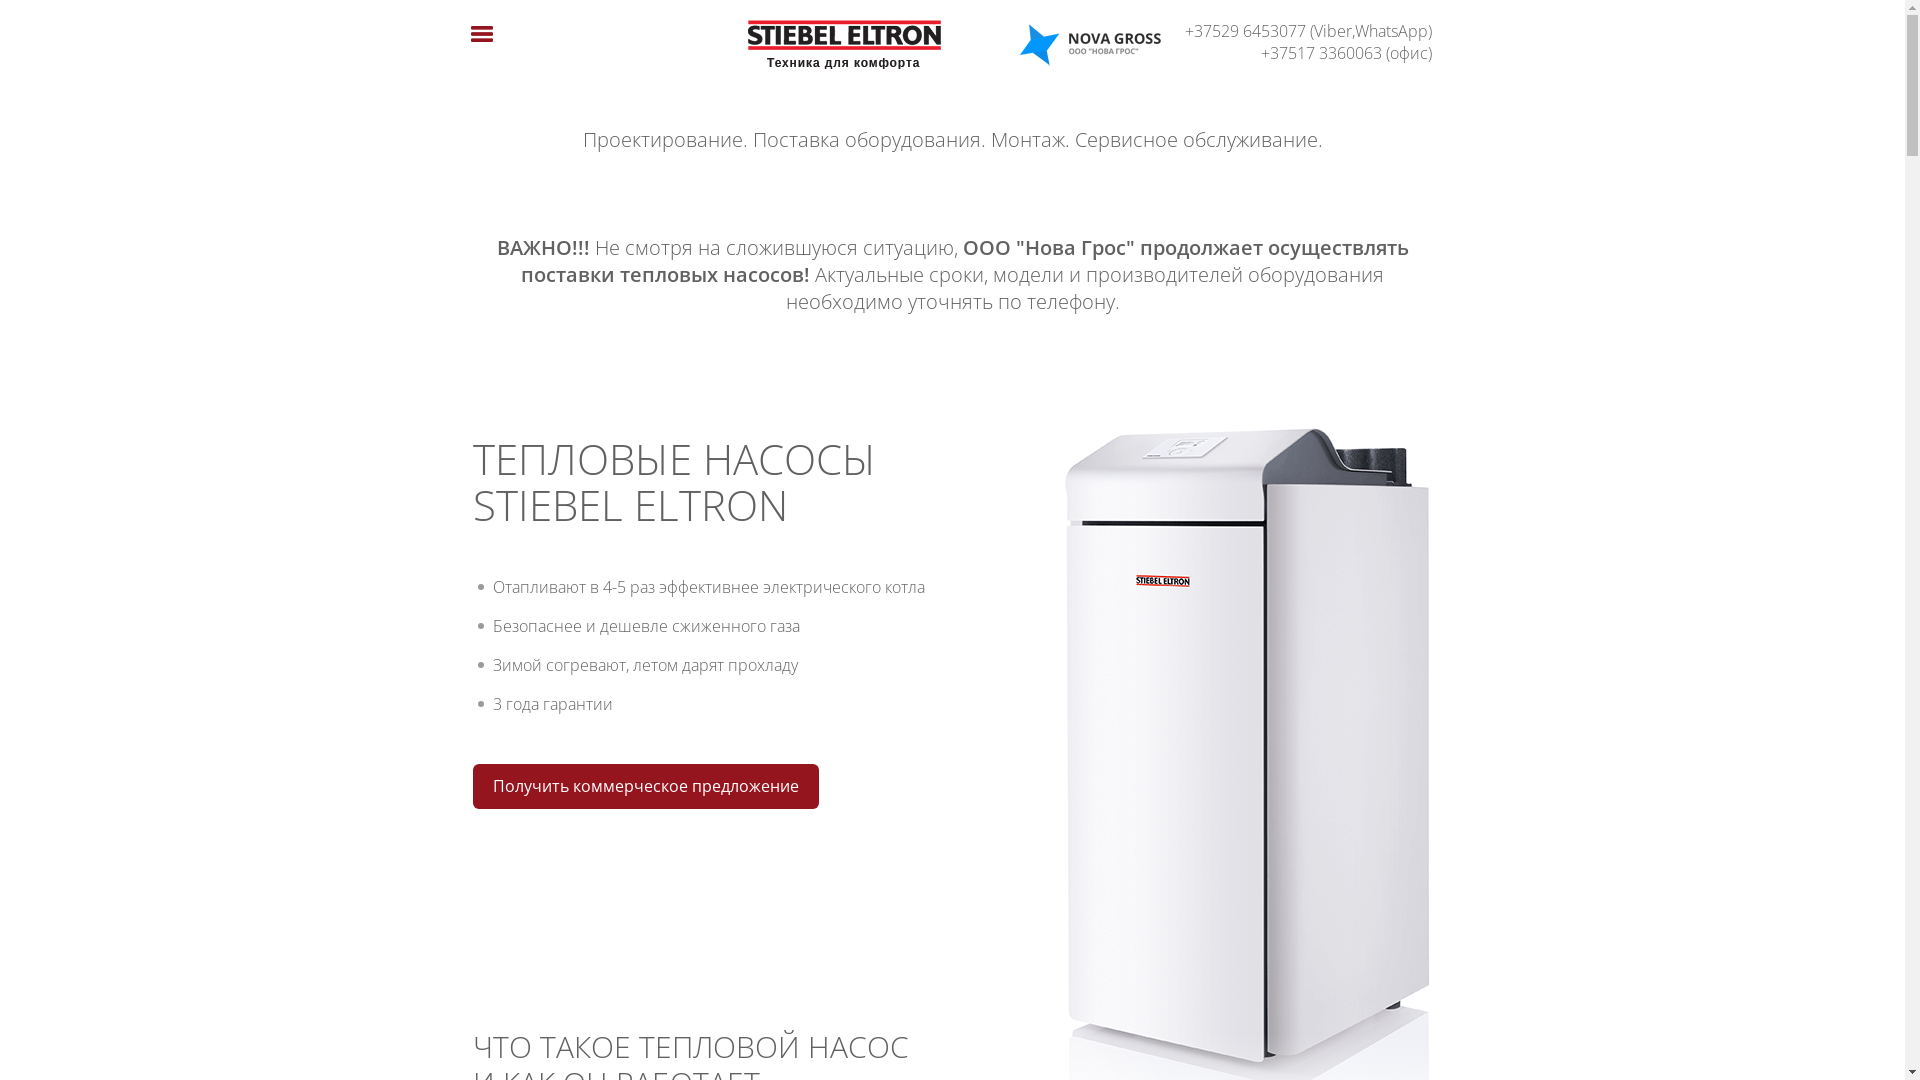 This screenshot has height=1080, width=1920. What do you see at coordinates (1298, 30) in the screenshot?
I see `'+37529 6453077 (Viber,WhatsApp)'` at bounding box center [1298, 30].